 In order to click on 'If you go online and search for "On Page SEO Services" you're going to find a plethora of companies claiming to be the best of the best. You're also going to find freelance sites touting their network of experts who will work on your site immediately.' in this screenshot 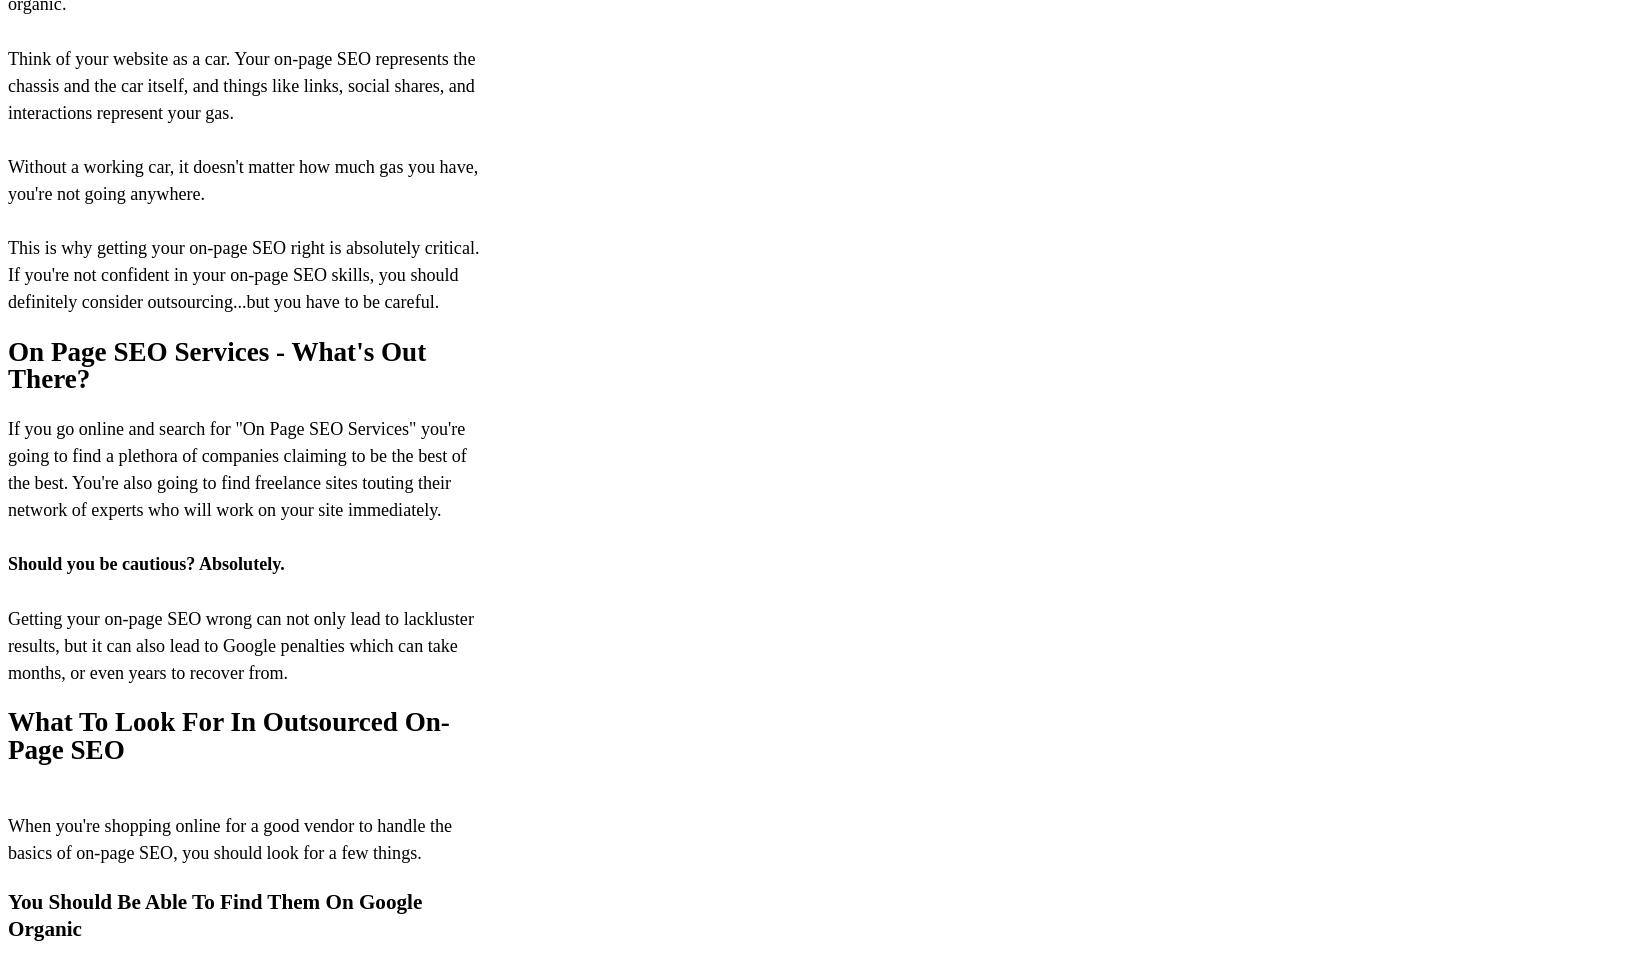, I will do `click(6, 468)`.